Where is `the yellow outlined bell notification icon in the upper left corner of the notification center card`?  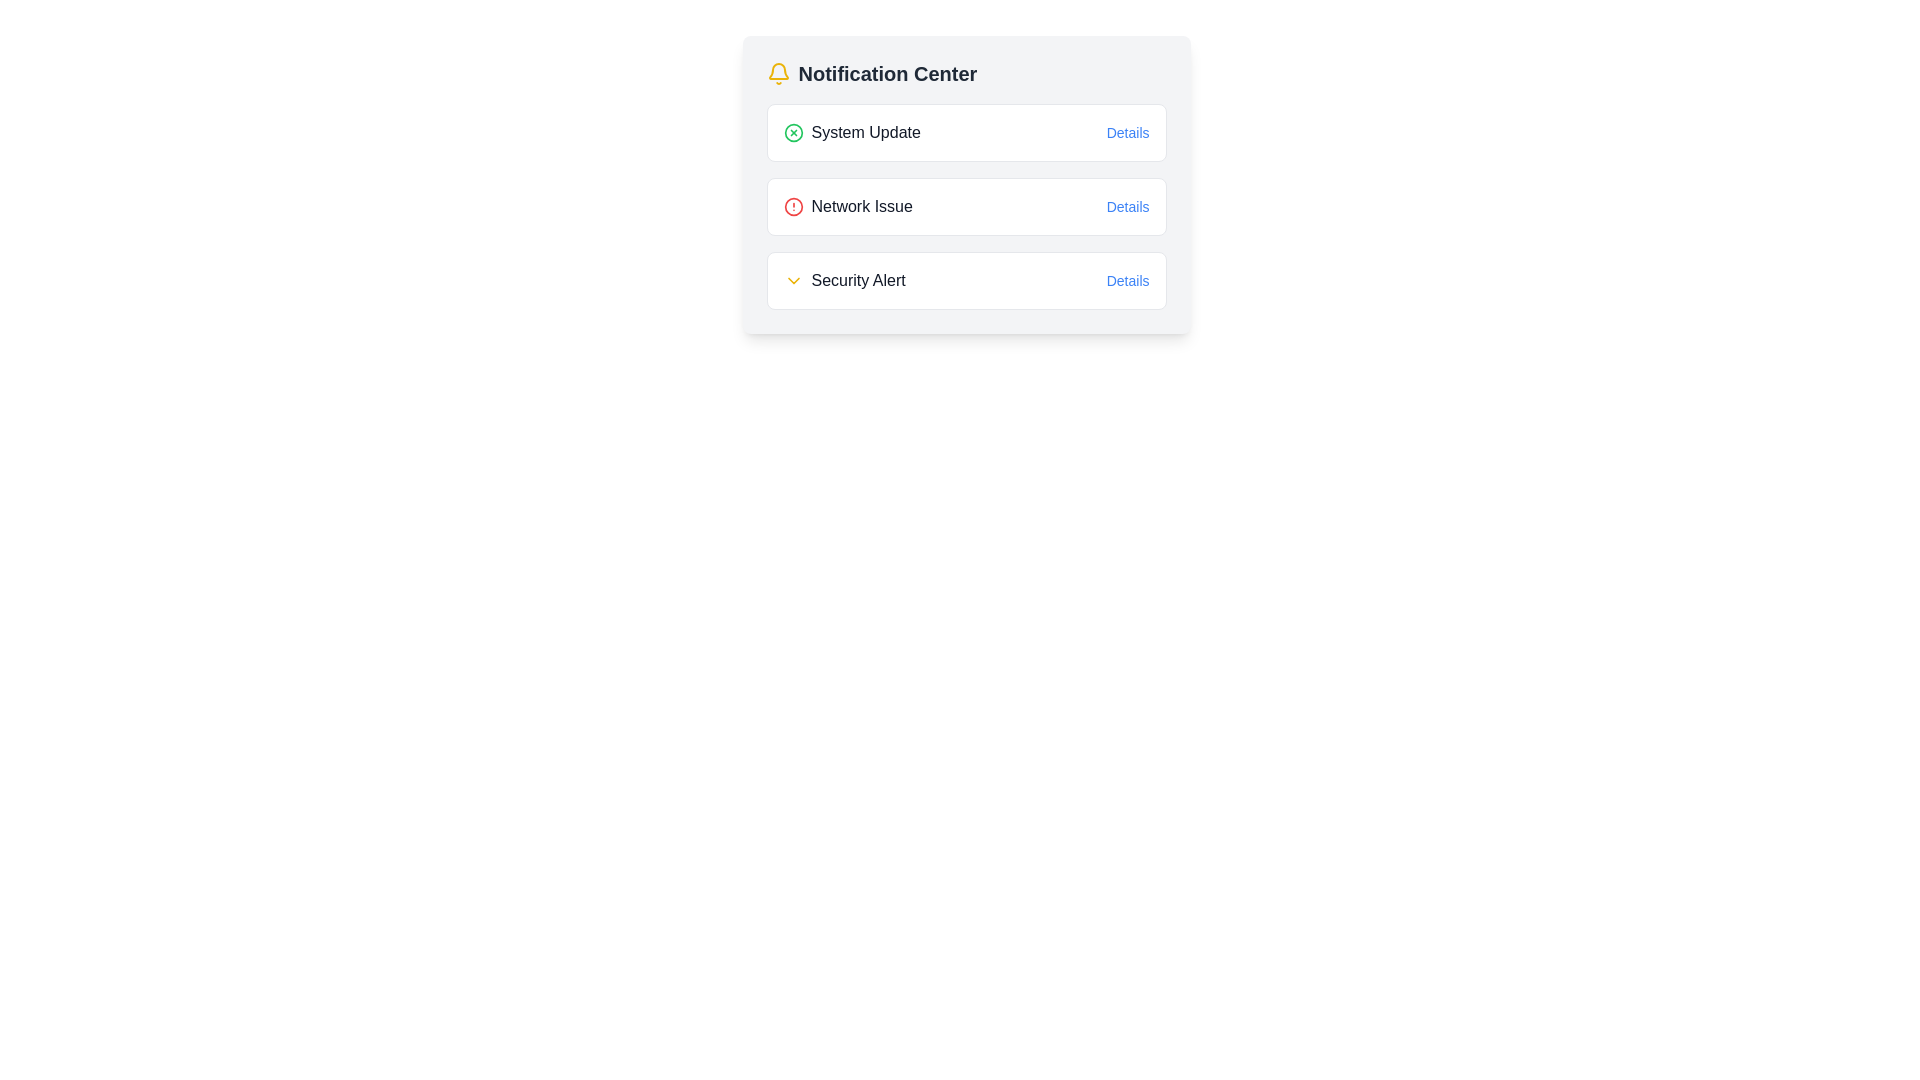 the yellow outlined bell notification icon in the upper left corner of the notification center card is located at coordinates (777, 70).